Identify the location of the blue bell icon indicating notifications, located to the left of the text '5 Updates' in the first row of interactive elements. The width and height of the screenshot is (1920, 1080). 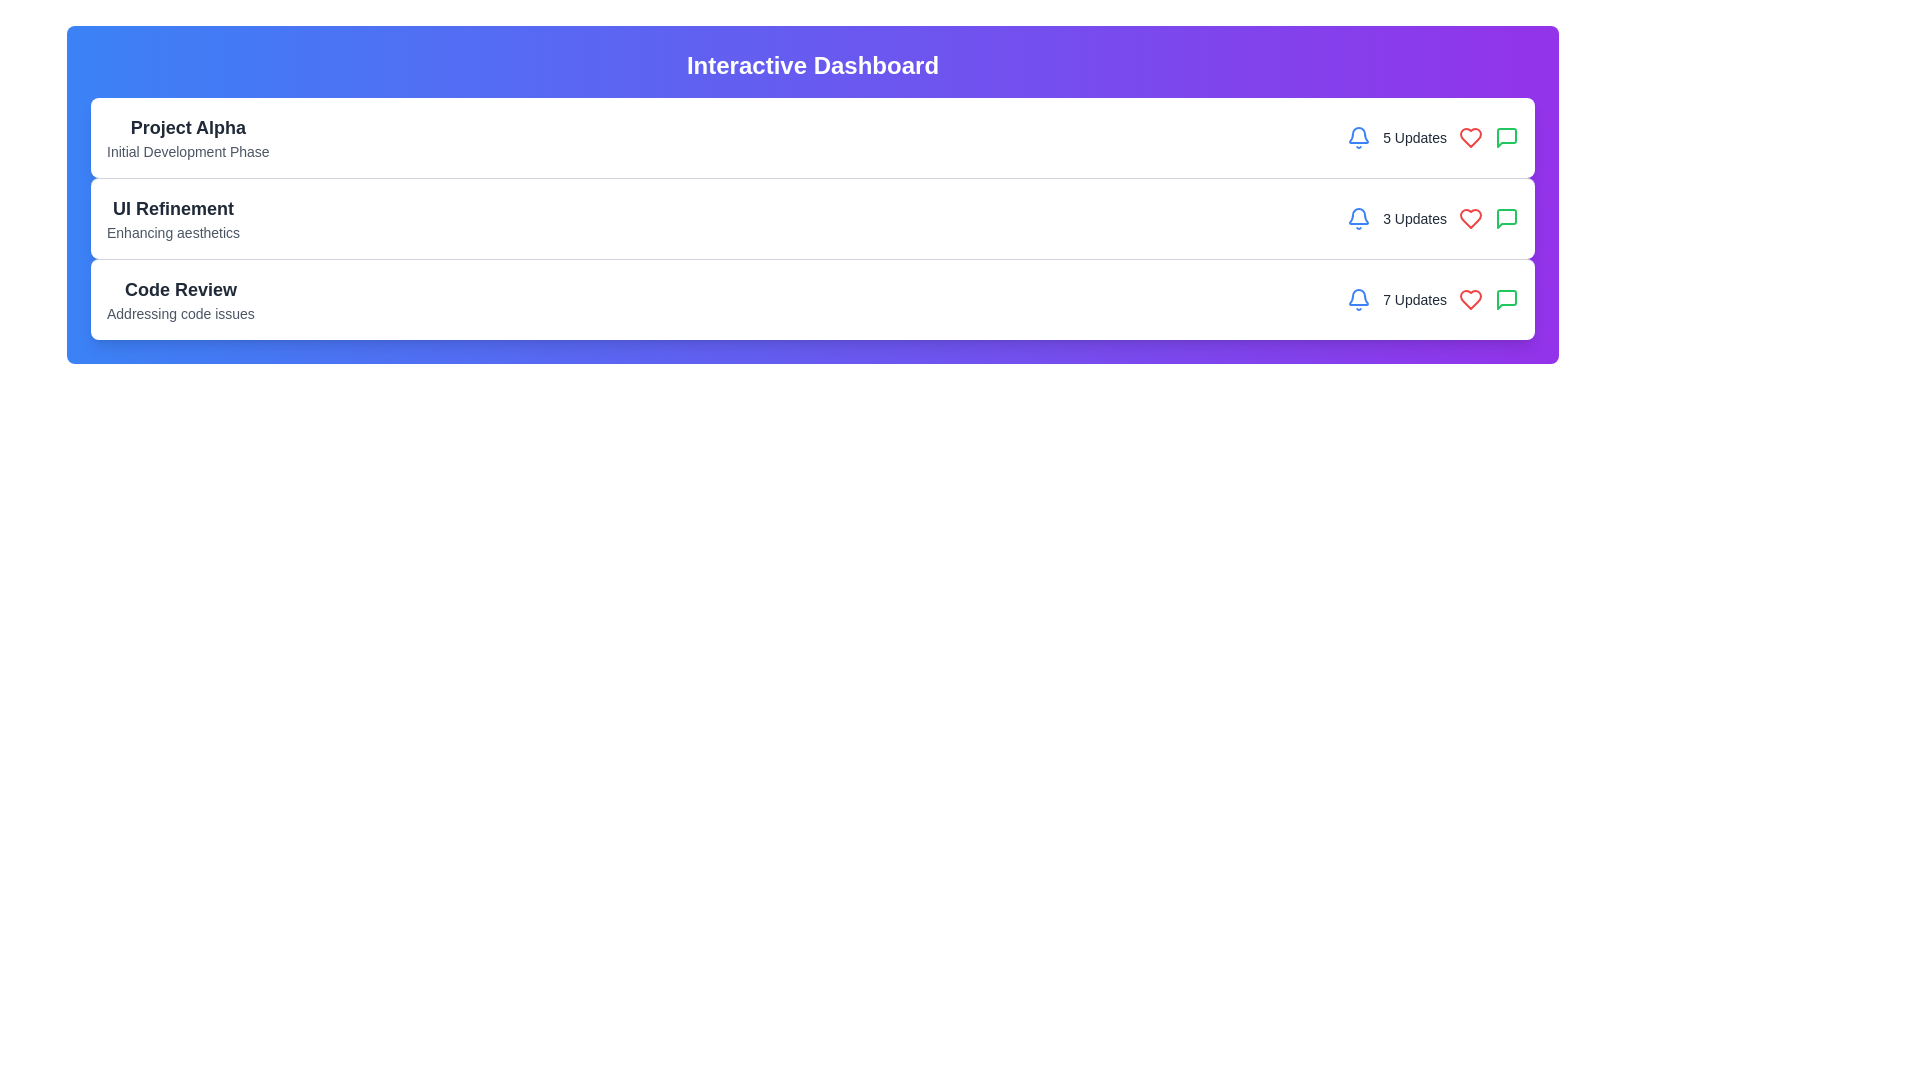
(1359, 137).